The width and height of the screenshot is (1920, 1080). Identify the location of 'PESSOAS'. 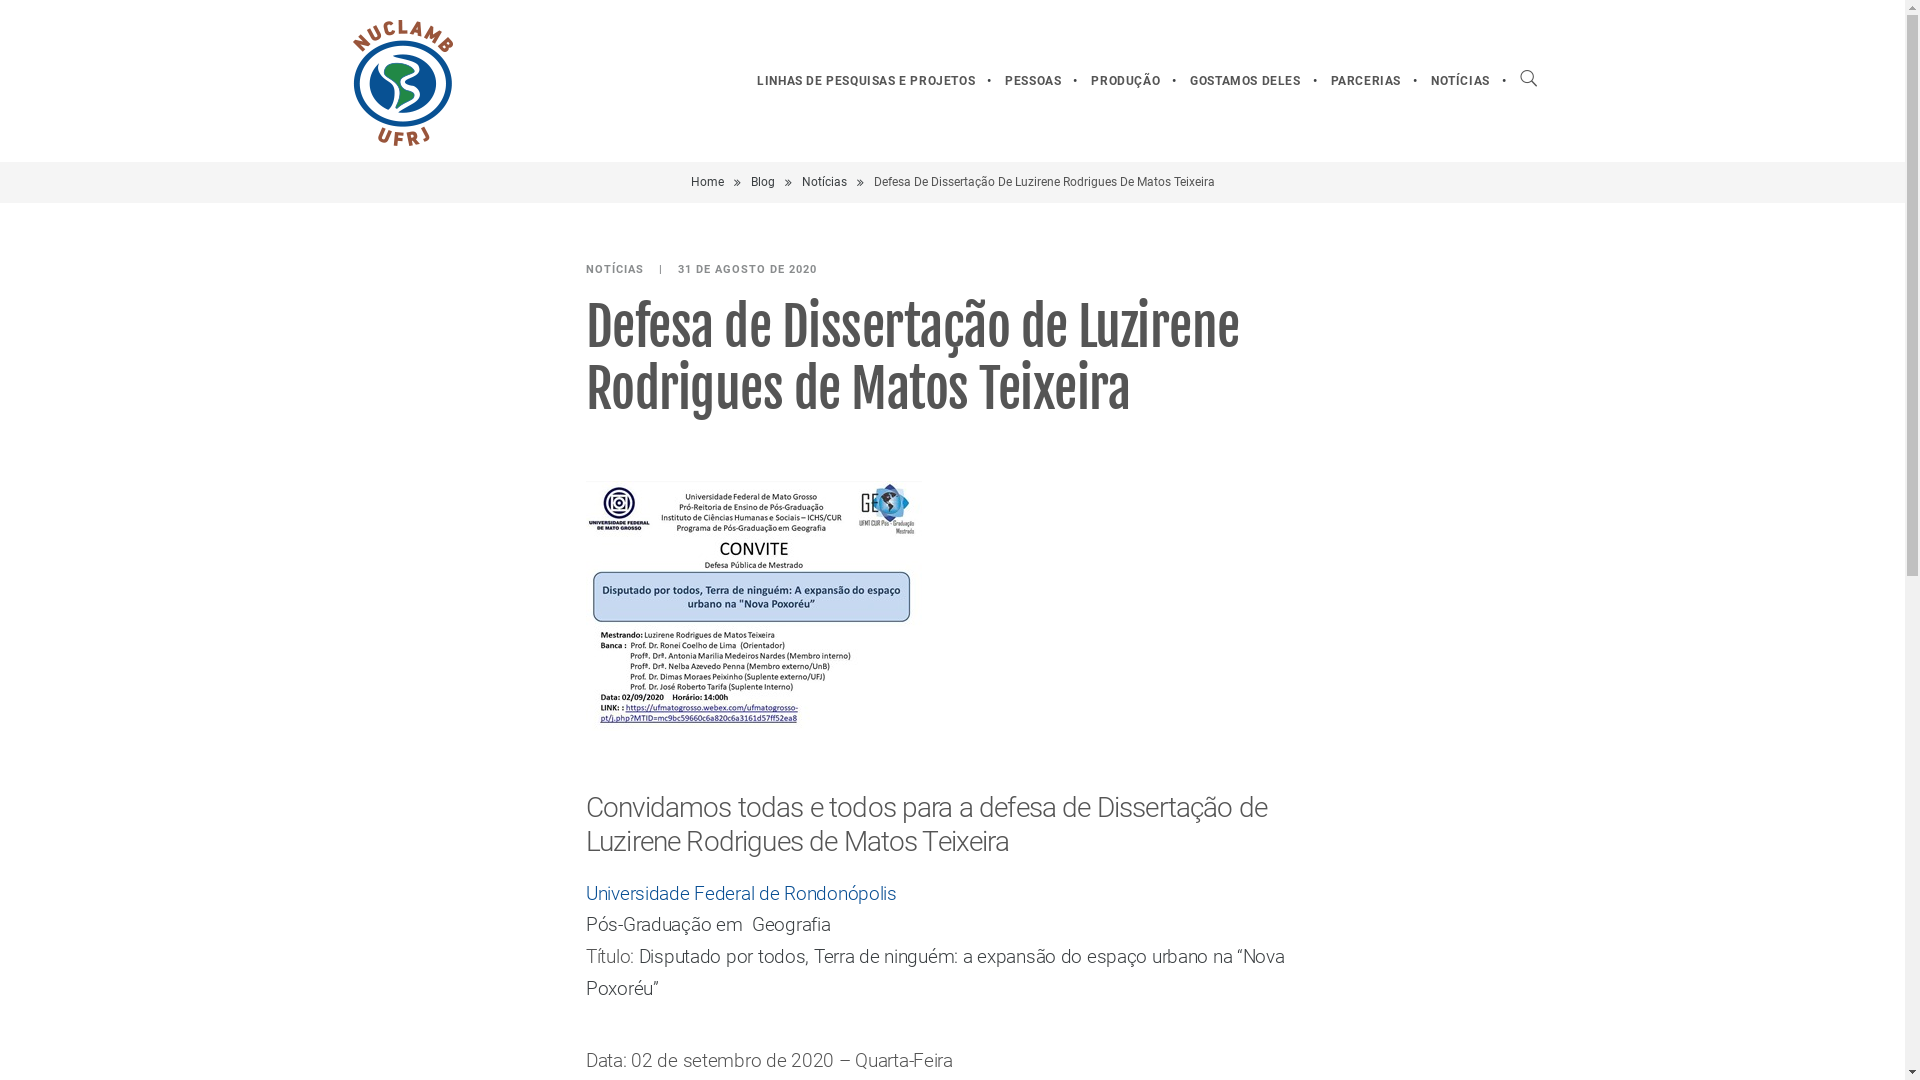
(989, 80).